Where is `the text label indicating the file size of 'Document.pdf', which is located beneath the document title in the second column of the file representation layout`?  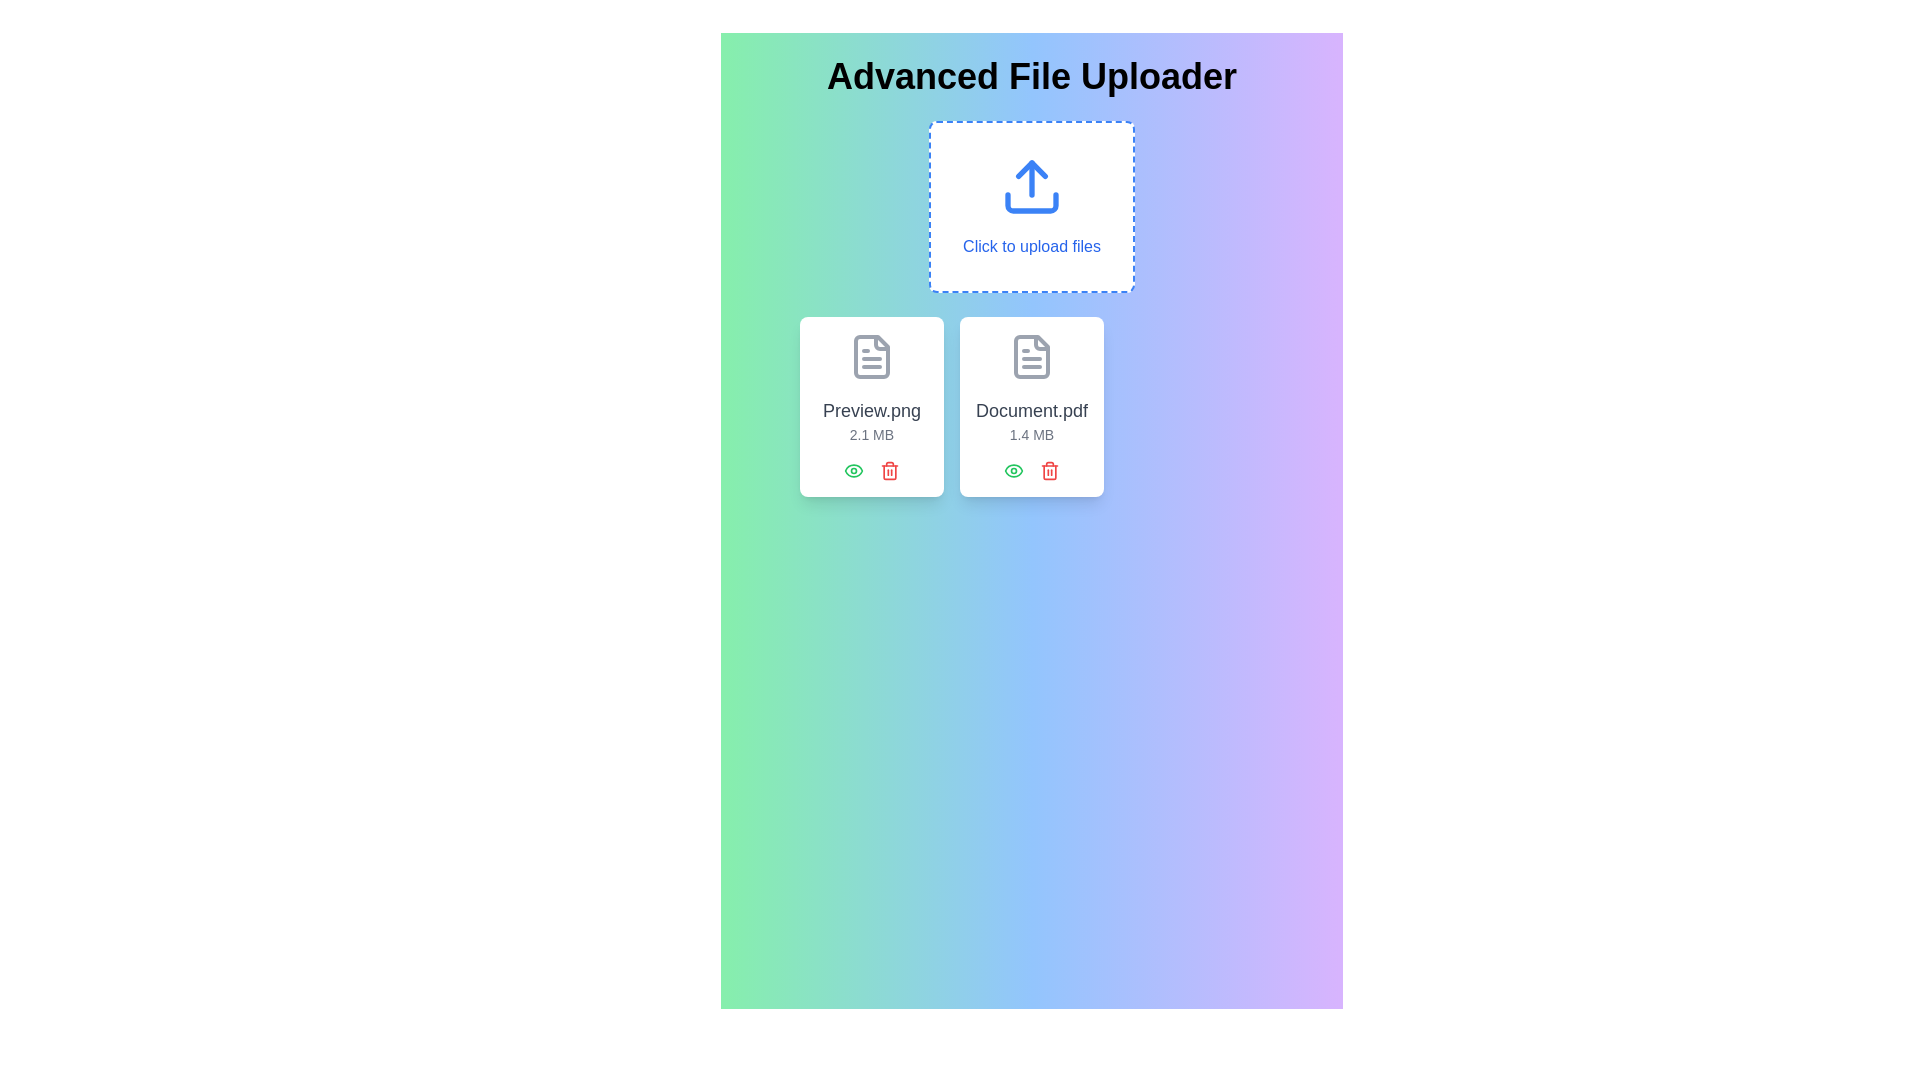 the text label indicating the file size of 'Document.pdf', which is located beneath the document title in the second column of the file representation layout is located at coordinates (1032, 434).